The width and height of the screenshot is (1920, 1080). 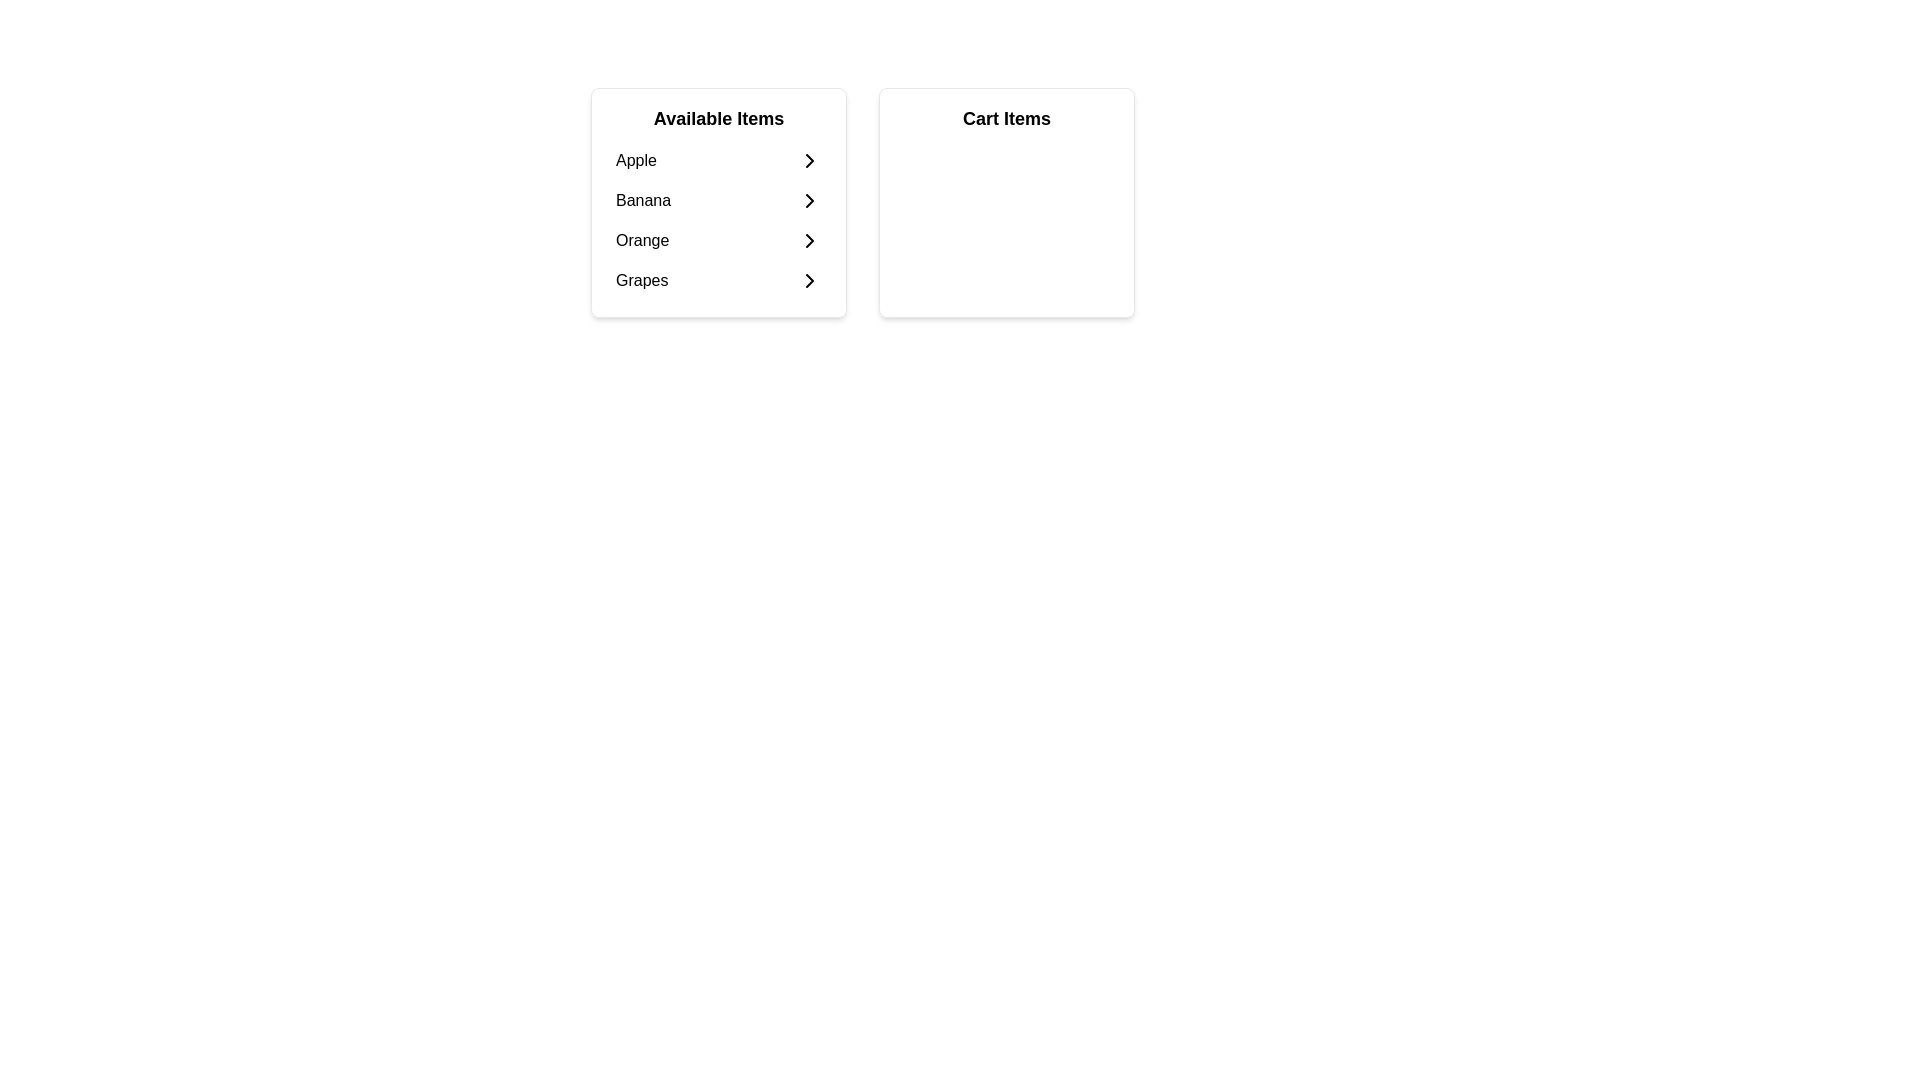 What do you see at coordinates (719, 160) in the screenshot?
I see `to select the item 'Apple' from the topmost position in the 'Available Items' section of the left panel` at bounding box center [719, 160].